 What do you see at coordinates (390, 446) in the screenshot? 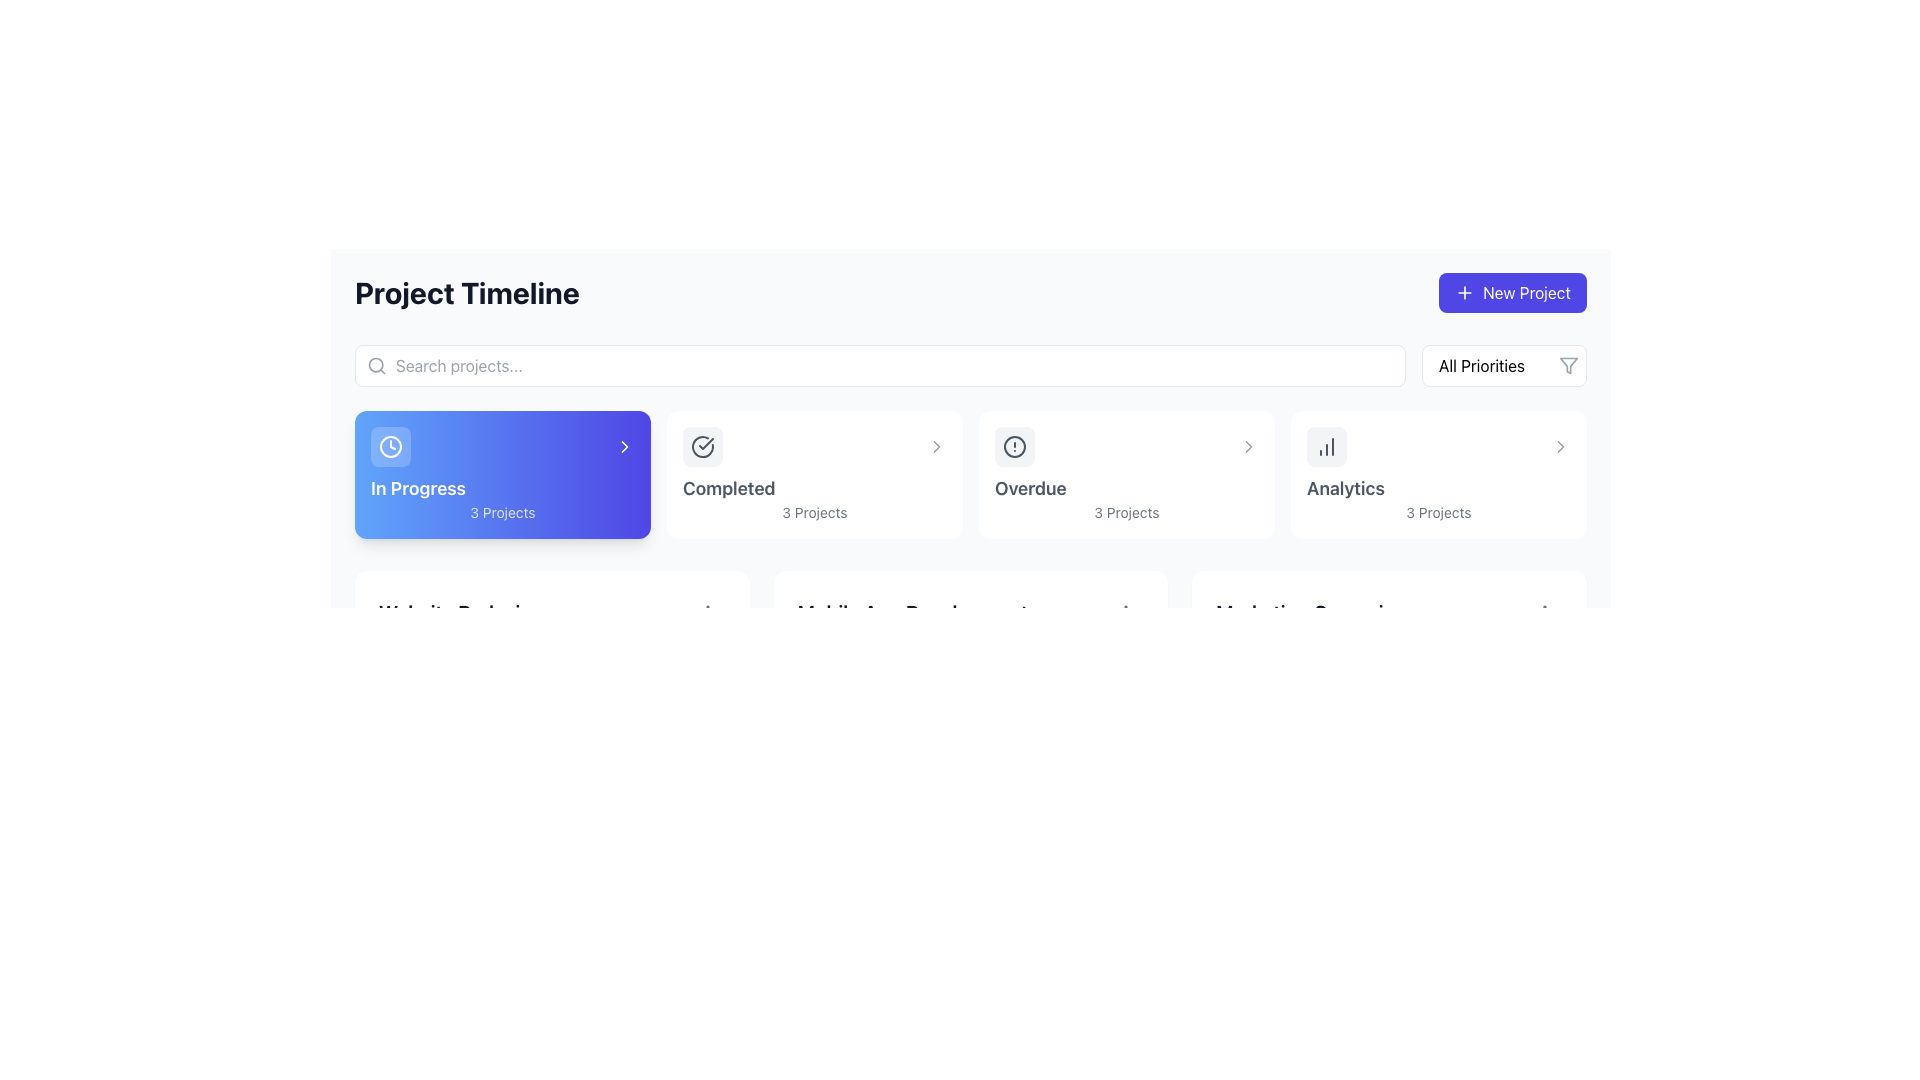
I see `the clock icon located at the top-left corner of the 'In Progress' card in the dashboard` at bounding box center [390, 446].